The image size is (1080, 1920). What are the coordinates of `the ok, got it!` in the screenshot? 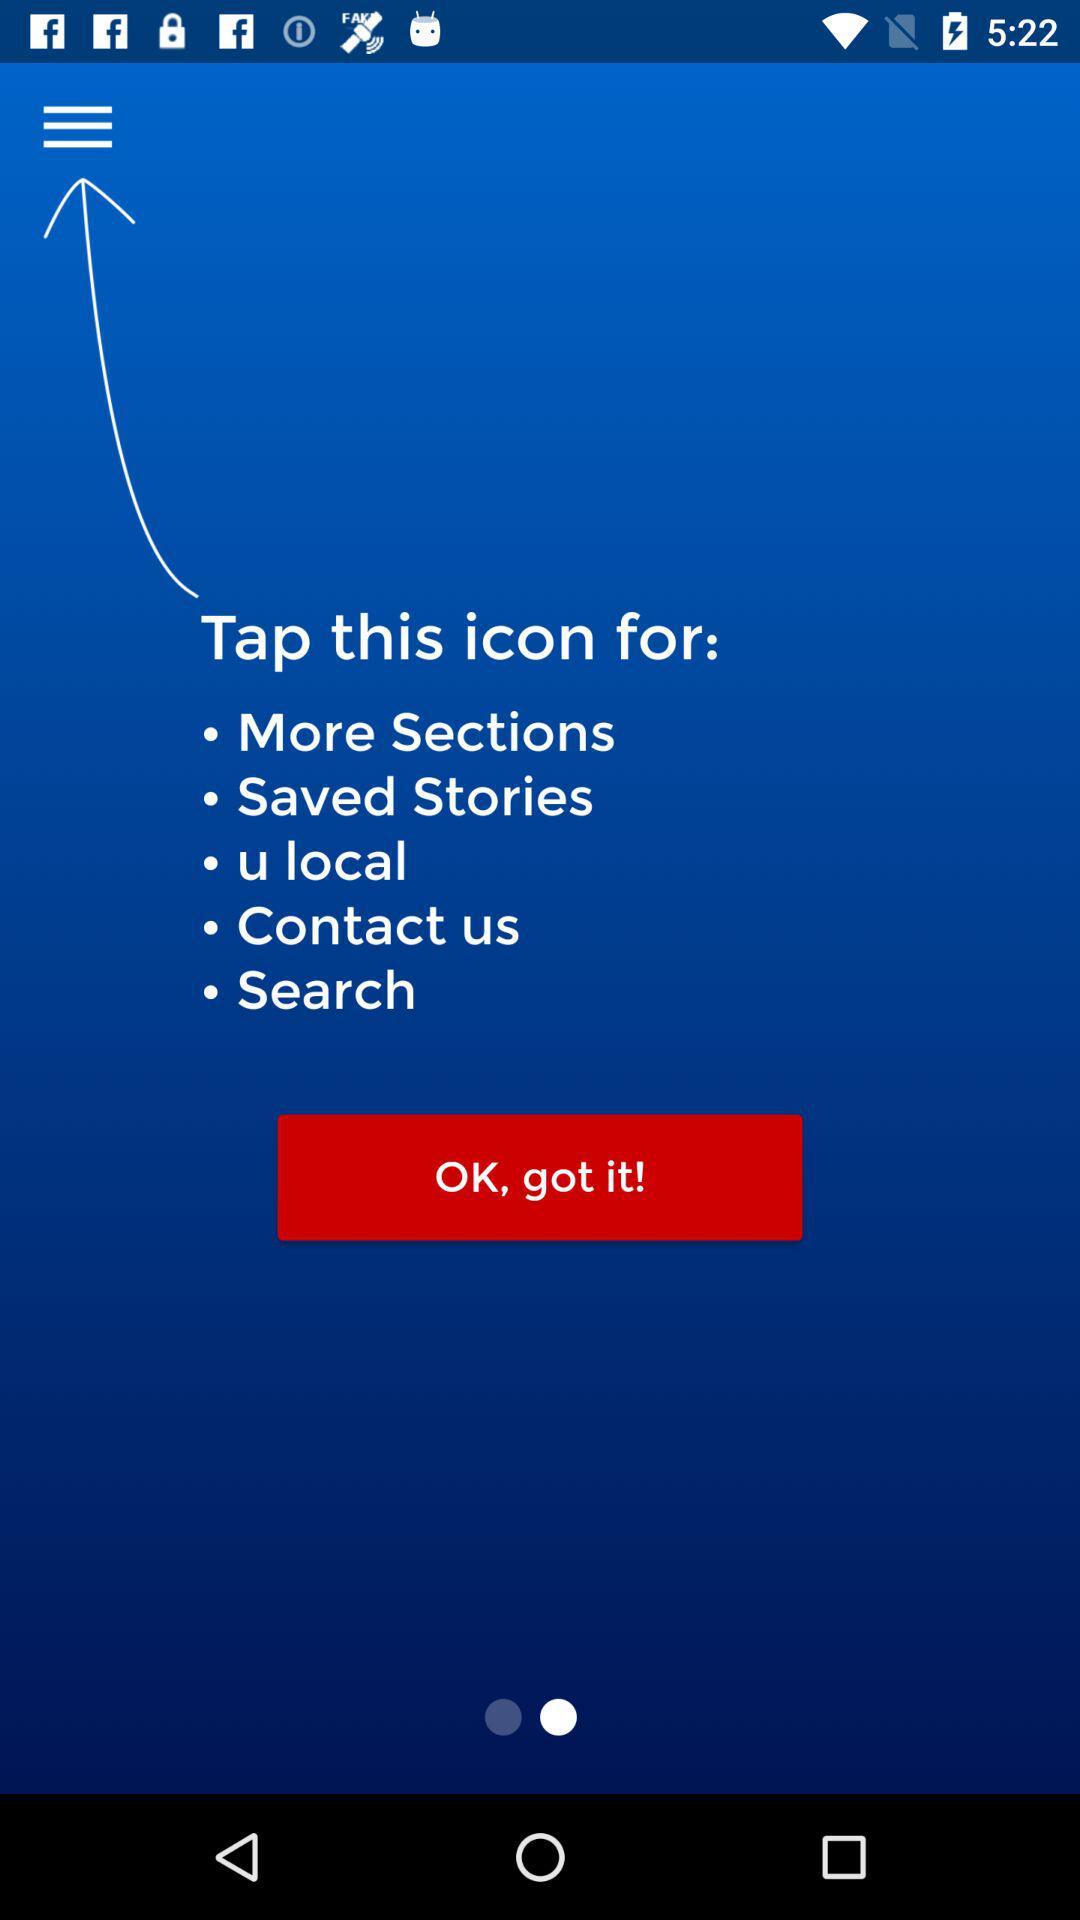 It's located at (540, 1177).